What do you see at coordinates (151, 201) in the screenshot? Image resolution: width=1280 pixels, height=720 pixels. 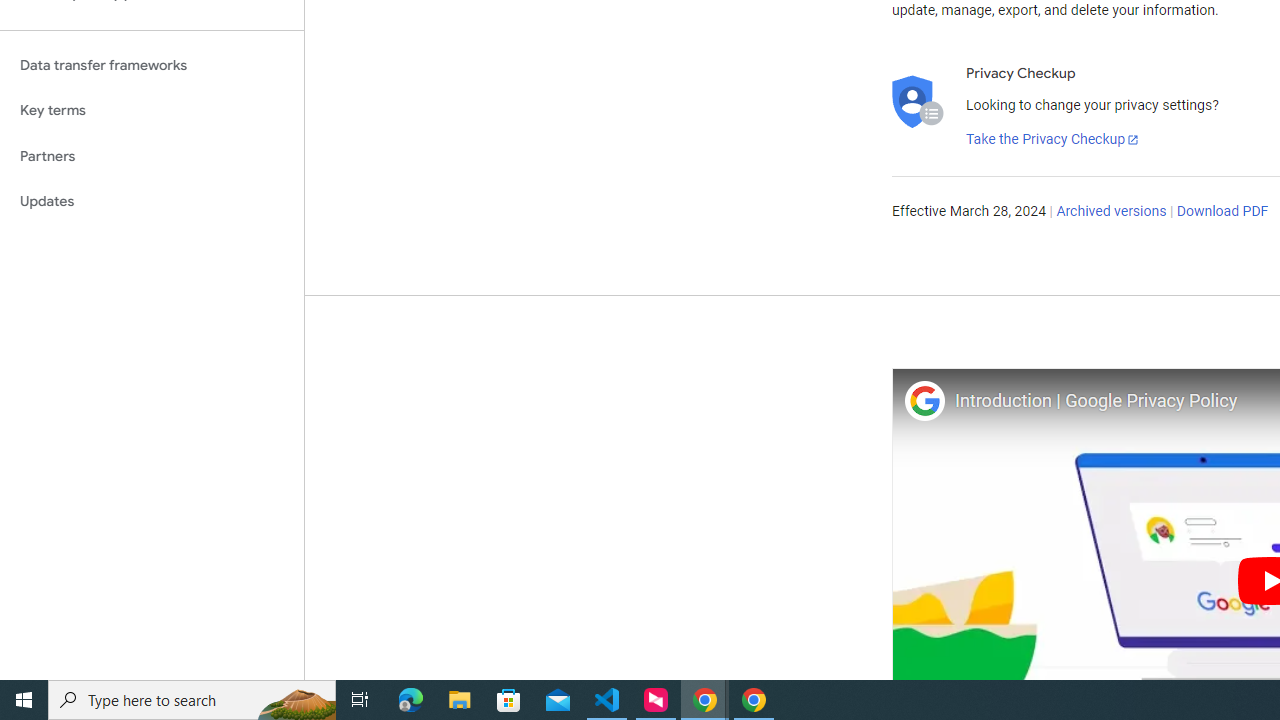 I see `'Updates'` at bounding box center [151, 201].